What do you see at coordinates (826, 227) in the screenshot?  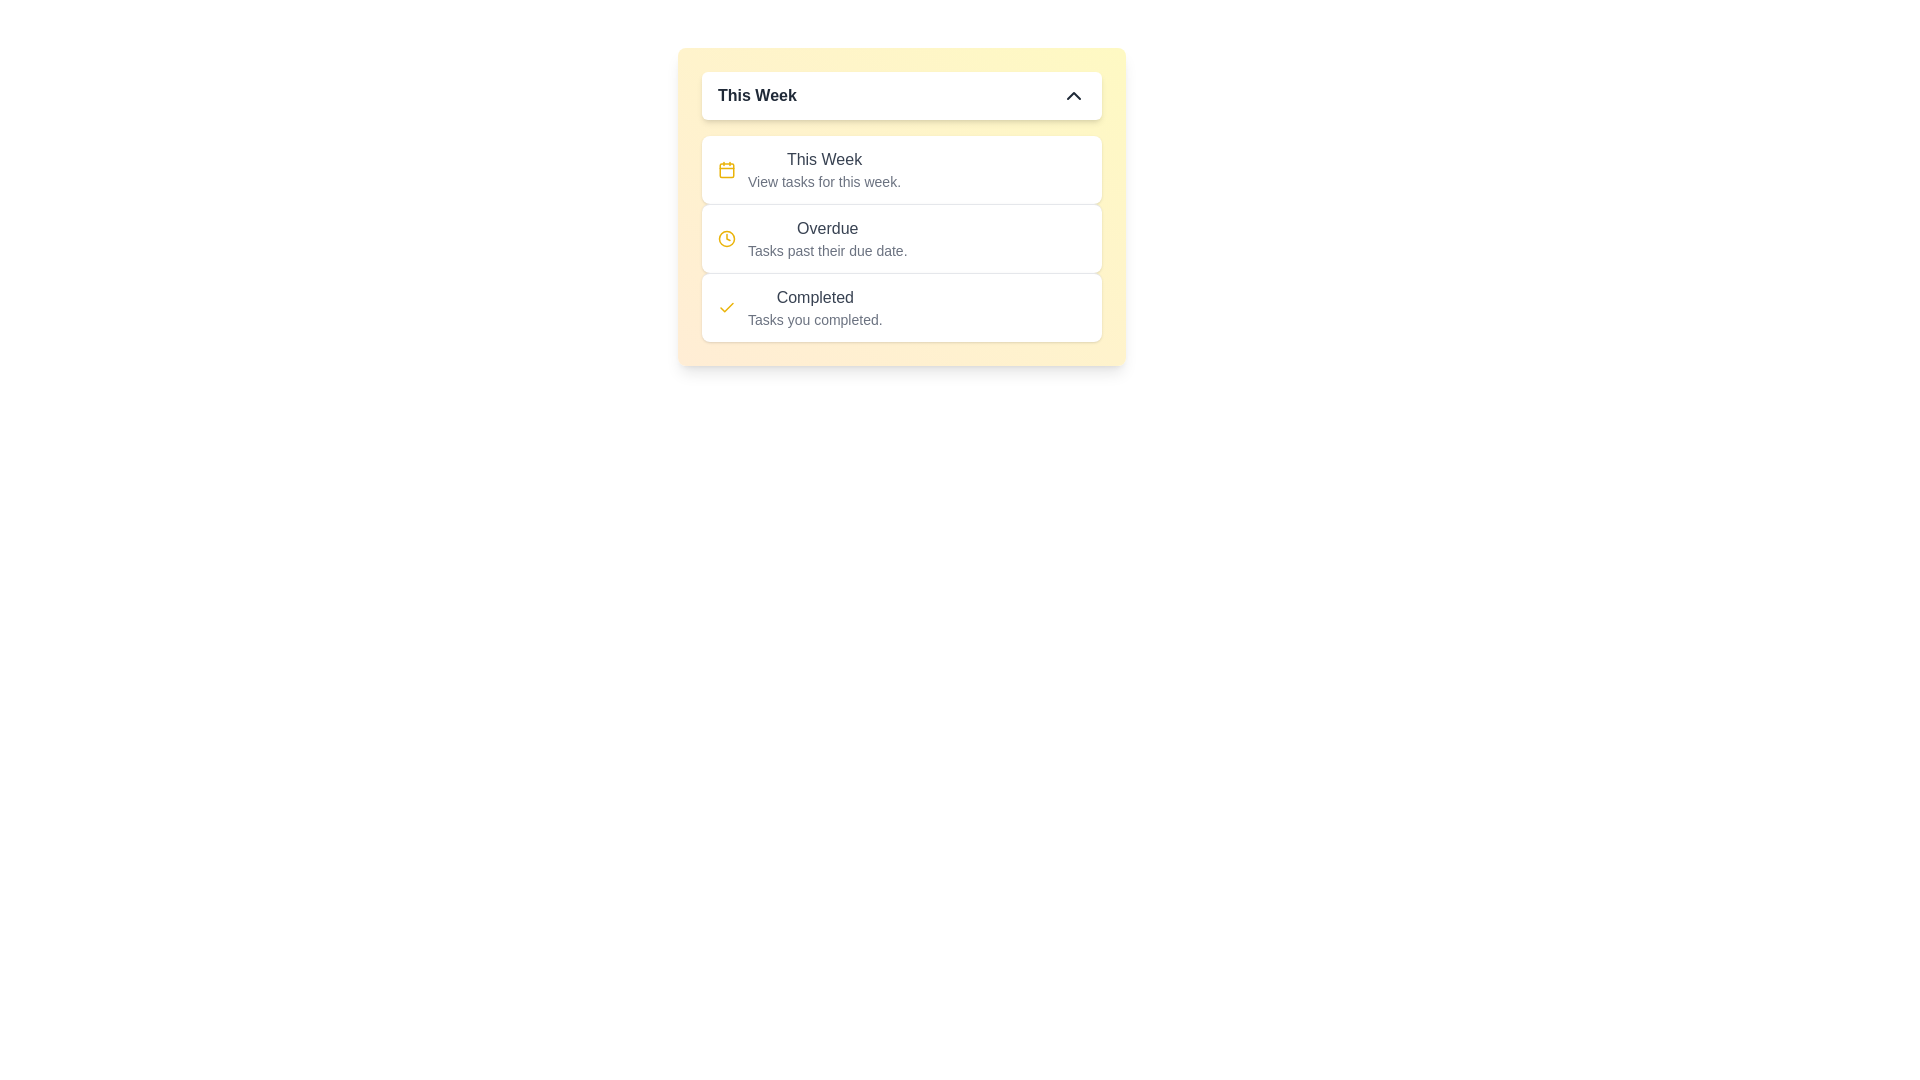 I see `the task category Overdue to view its description` at bounding box center [826, 227].